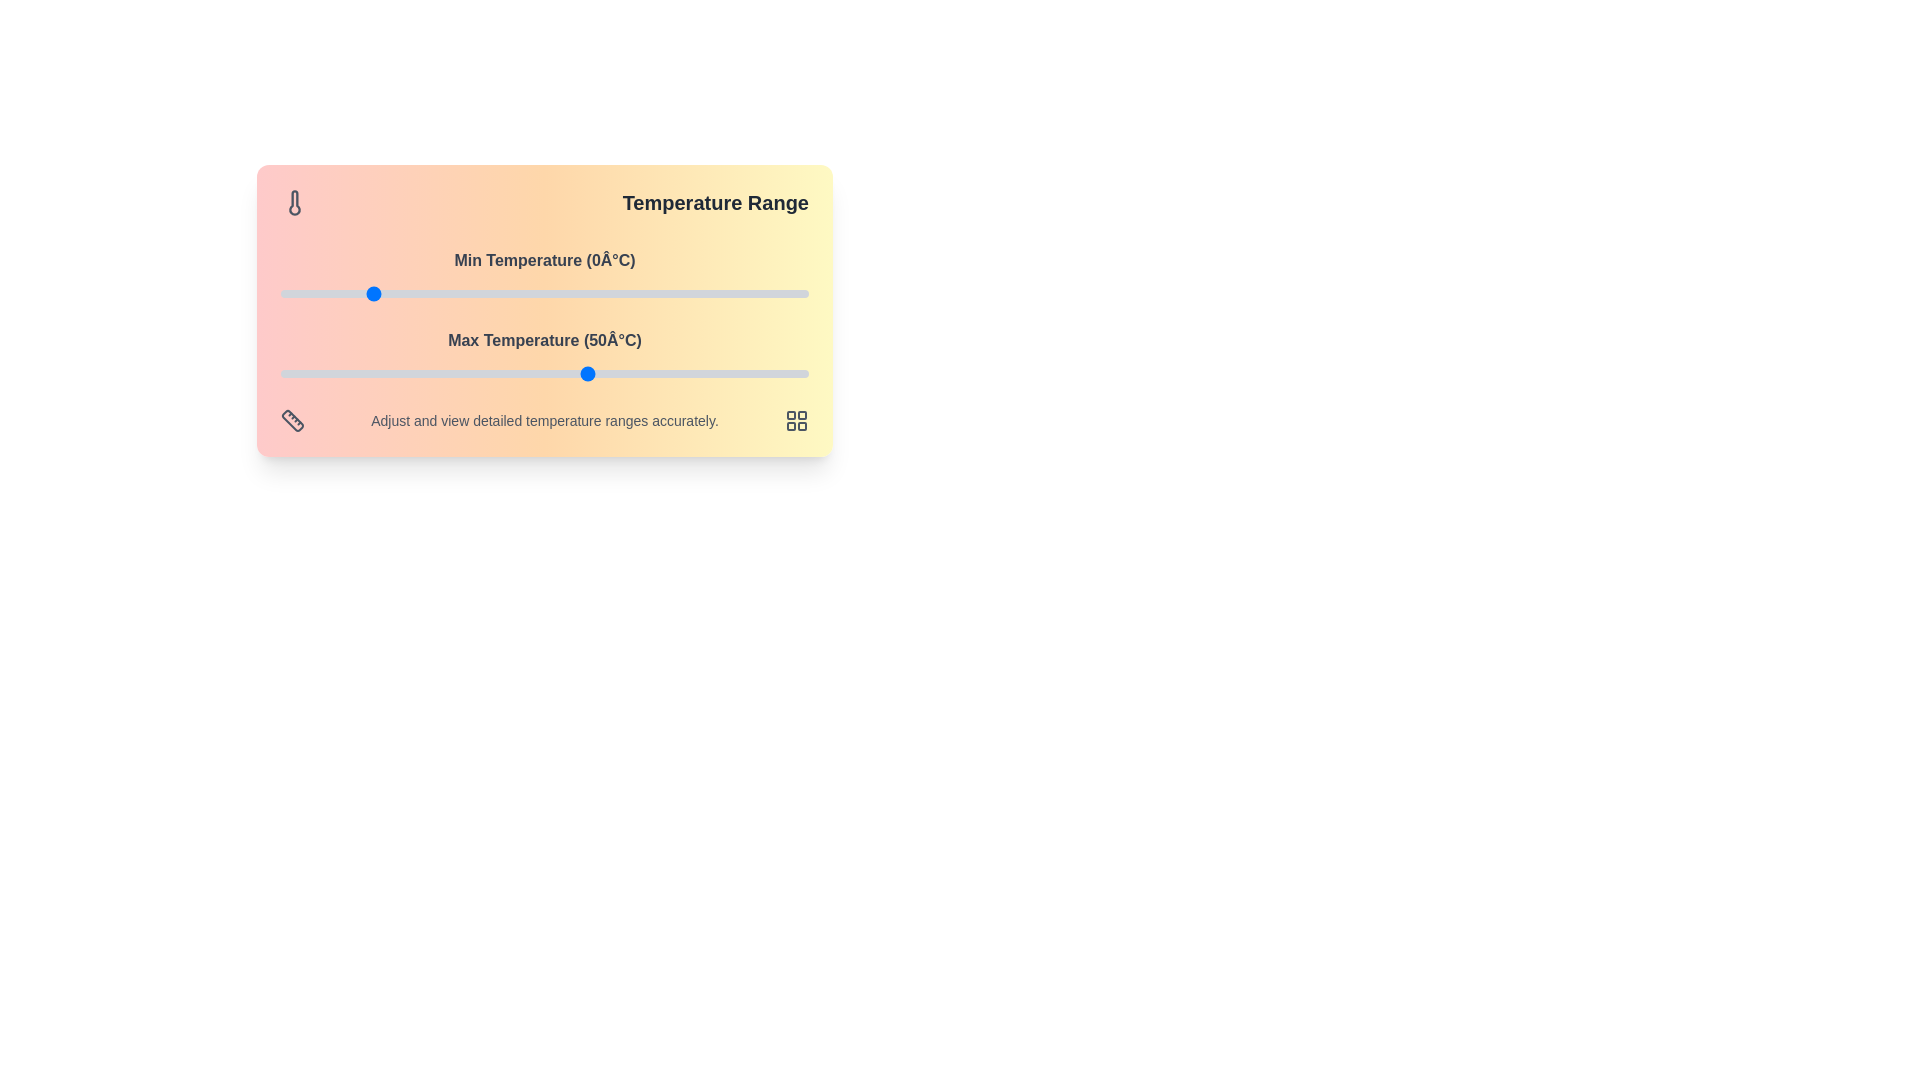 This screenshot has height=1080, width=1920. What do you see at coordinates (293, 203) in the screenshot?
I see `the thermometer icon in the header` at bounding box center [293, 203].